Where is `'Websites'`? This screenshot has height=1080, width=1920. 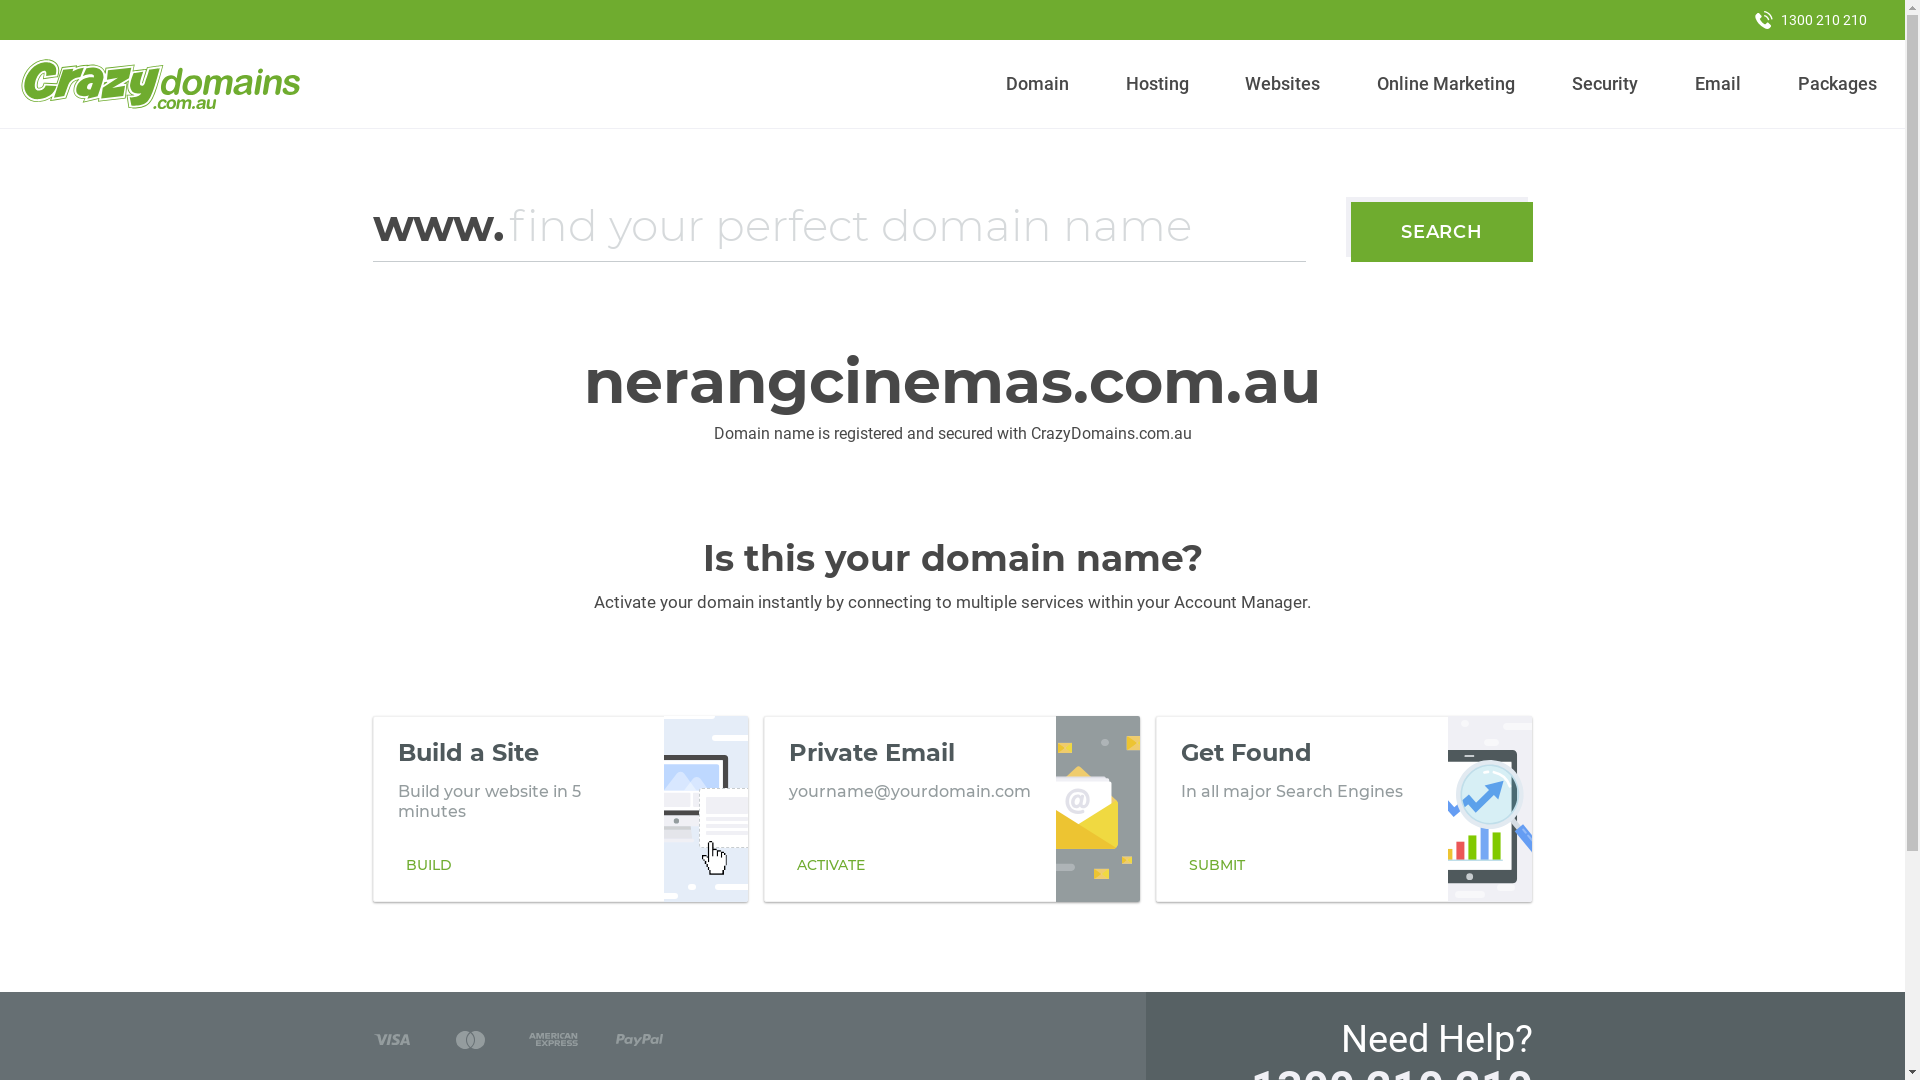
'Websites' is located at coordinates (1282, 83).